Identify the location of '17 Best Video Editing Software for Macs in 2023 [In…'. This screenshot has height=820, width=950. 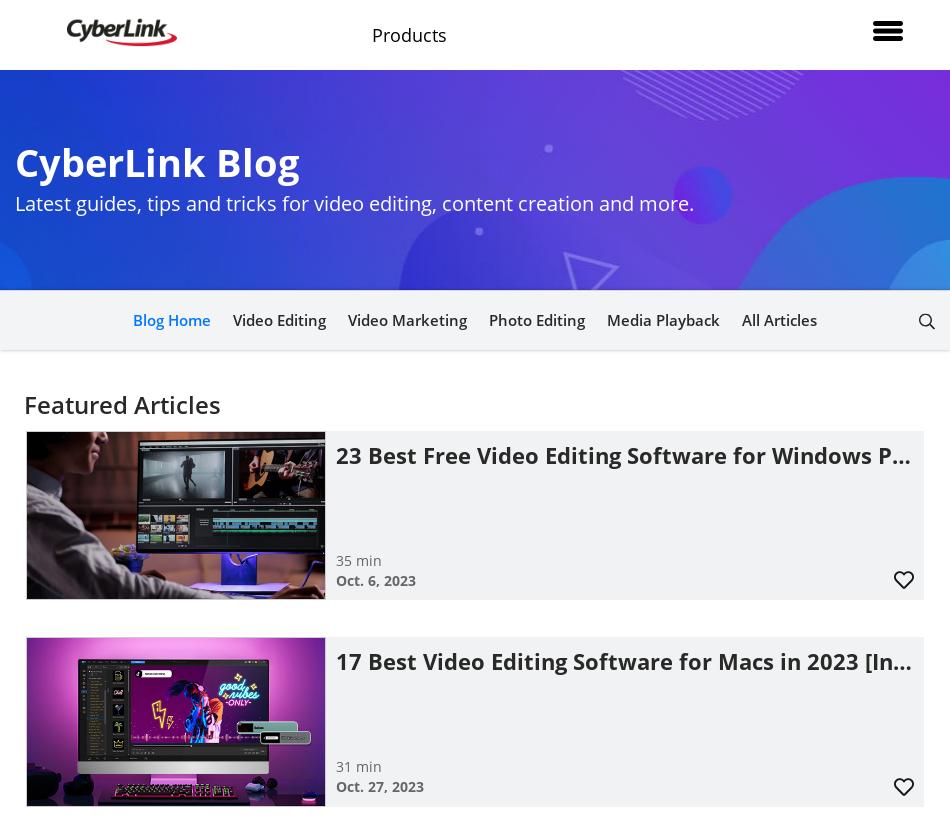
(623, 660).